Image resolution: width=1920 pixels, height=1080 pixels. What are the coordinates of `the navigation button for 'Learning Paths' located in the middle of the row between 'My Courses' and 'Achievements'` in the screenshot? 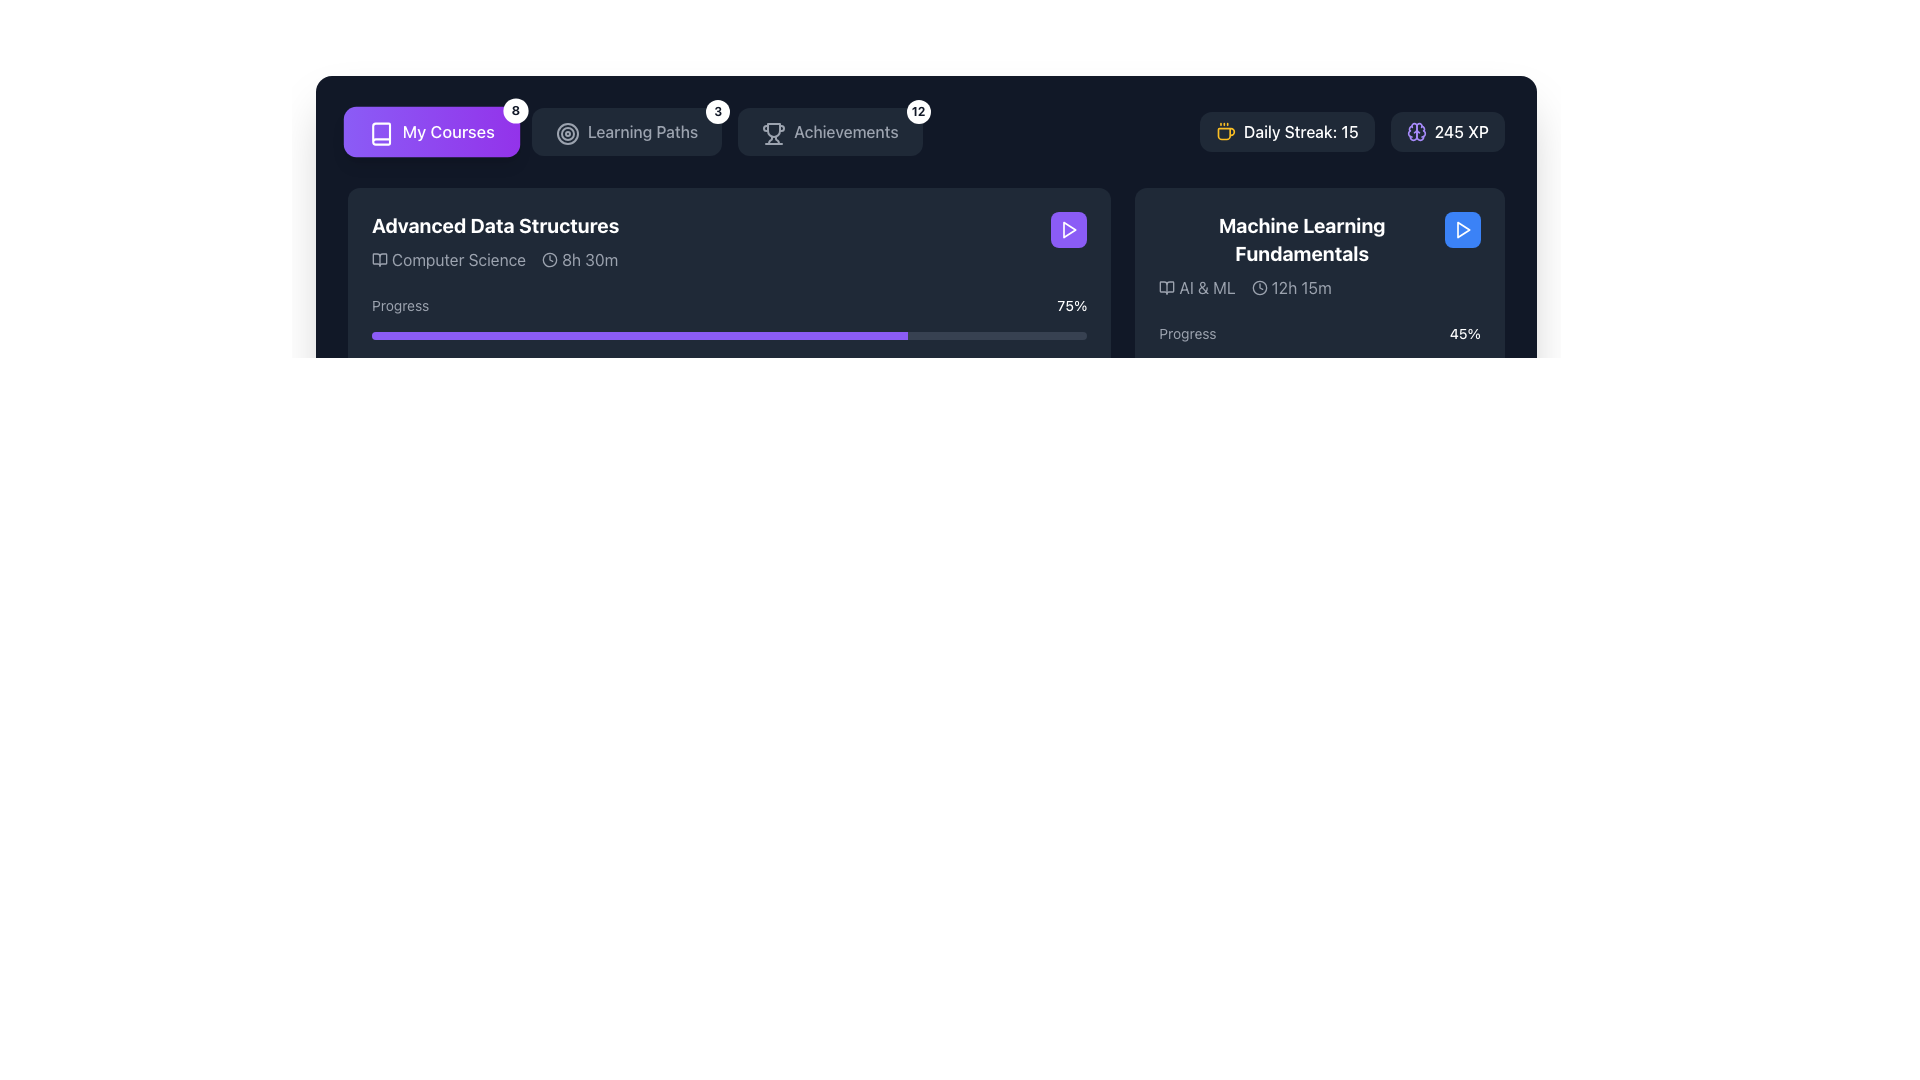 It's located at (634, 131).